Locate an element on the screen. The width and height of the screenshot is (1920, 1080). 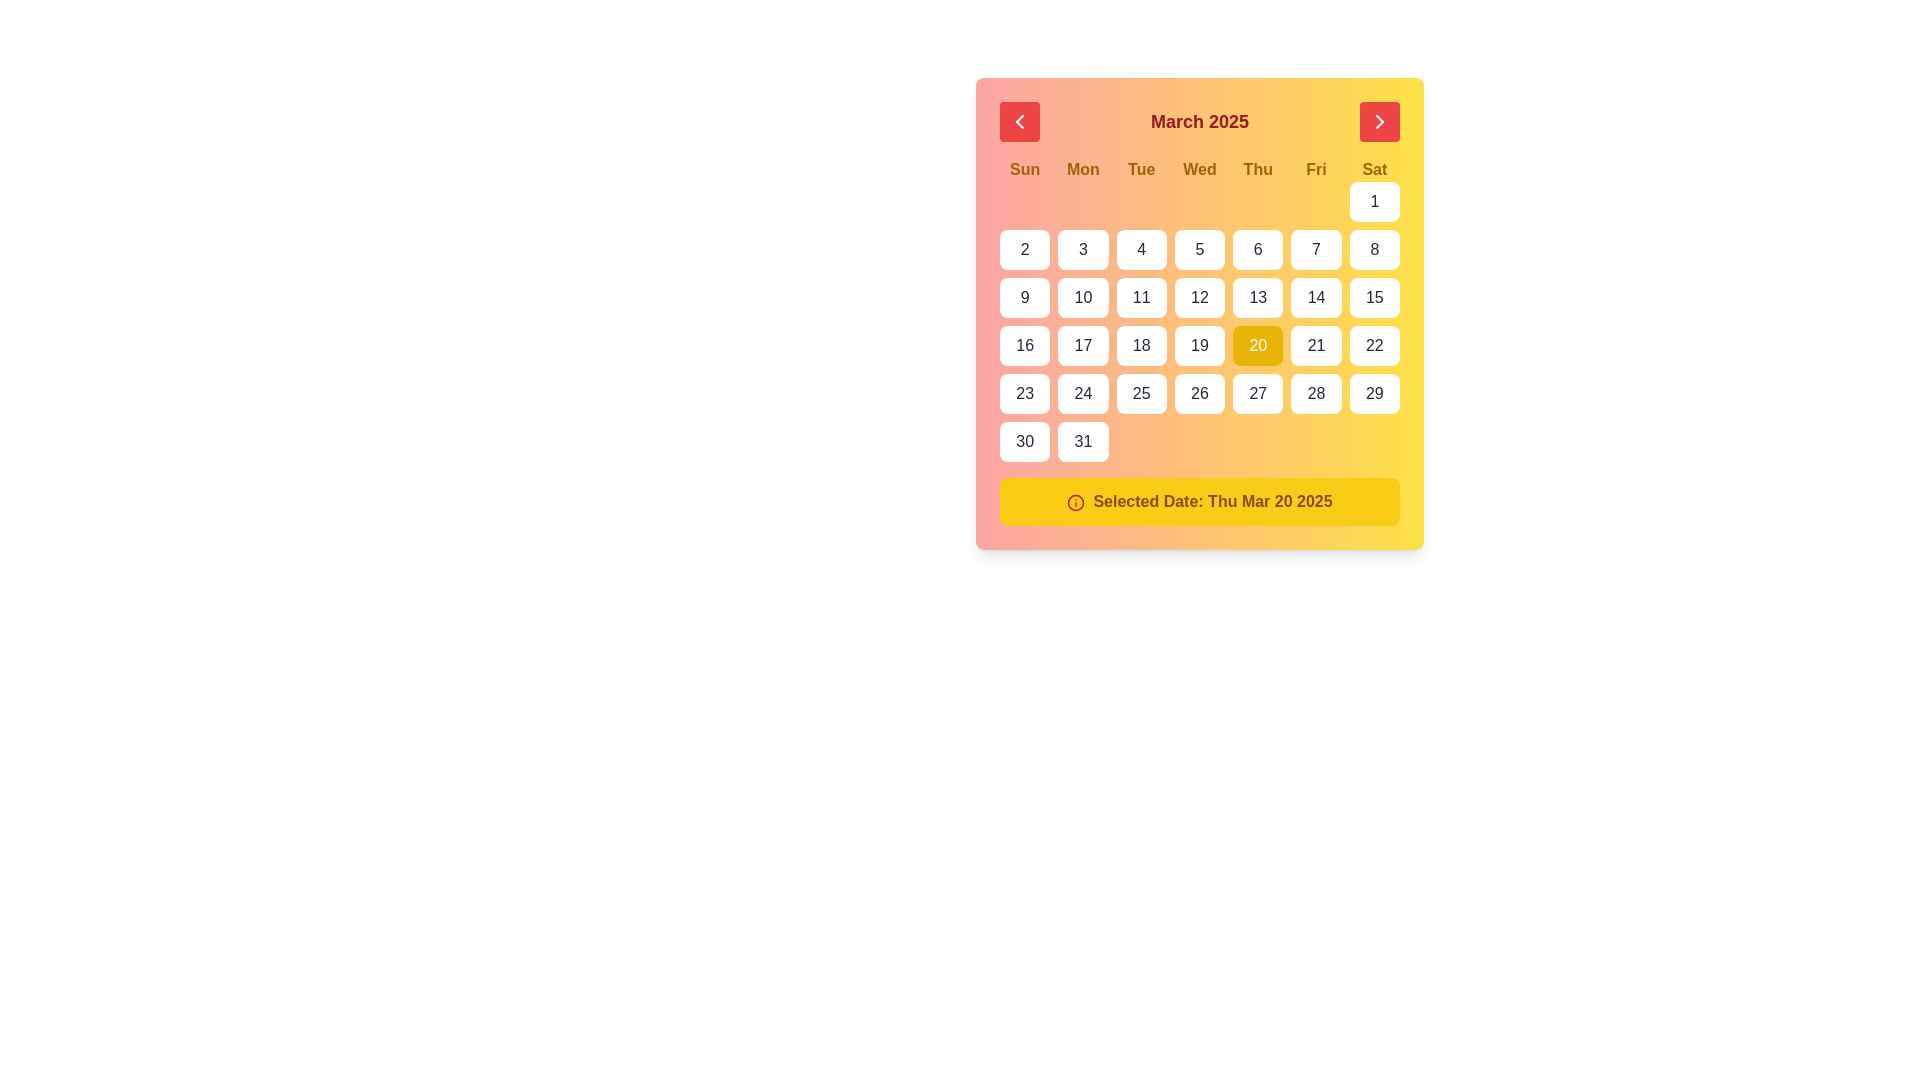
the selectable date button located in the fourth row and first column of the calendar UI, which changes the button's background color is located at coordinates (1025, 345).